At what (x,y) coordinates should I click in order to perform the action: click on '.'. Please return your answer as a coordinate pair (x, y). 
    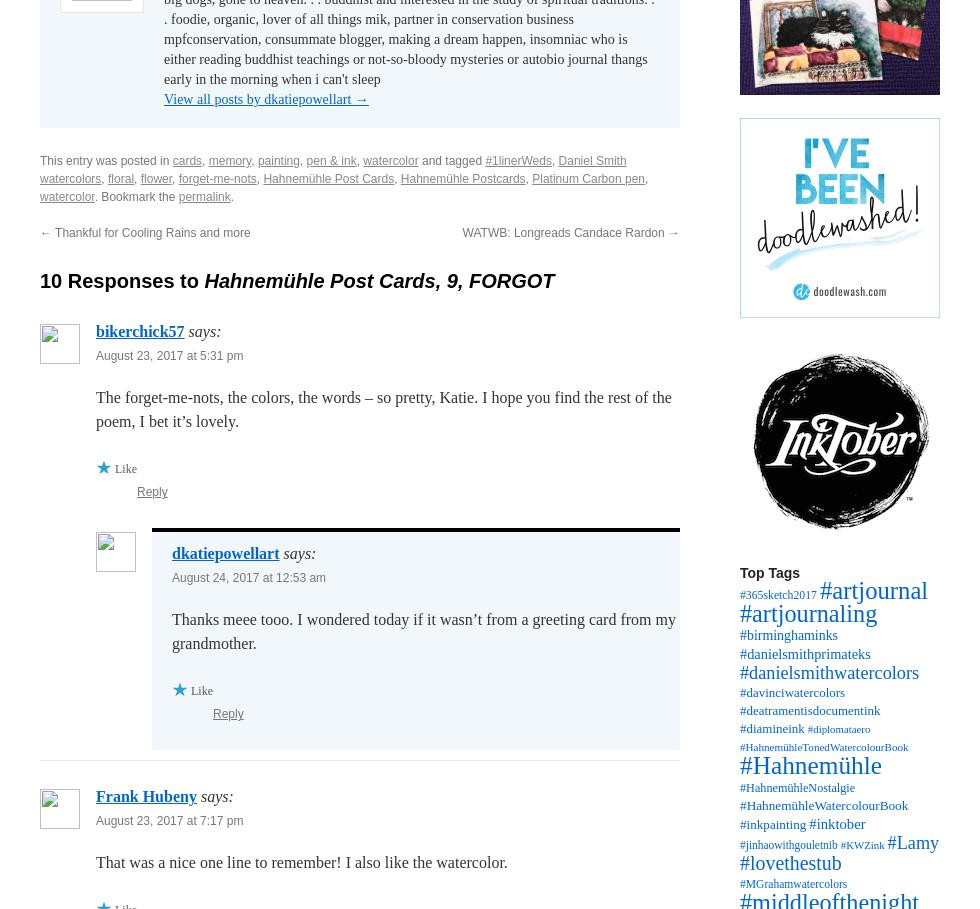
    Looking at the image, I should click on (230, 196).